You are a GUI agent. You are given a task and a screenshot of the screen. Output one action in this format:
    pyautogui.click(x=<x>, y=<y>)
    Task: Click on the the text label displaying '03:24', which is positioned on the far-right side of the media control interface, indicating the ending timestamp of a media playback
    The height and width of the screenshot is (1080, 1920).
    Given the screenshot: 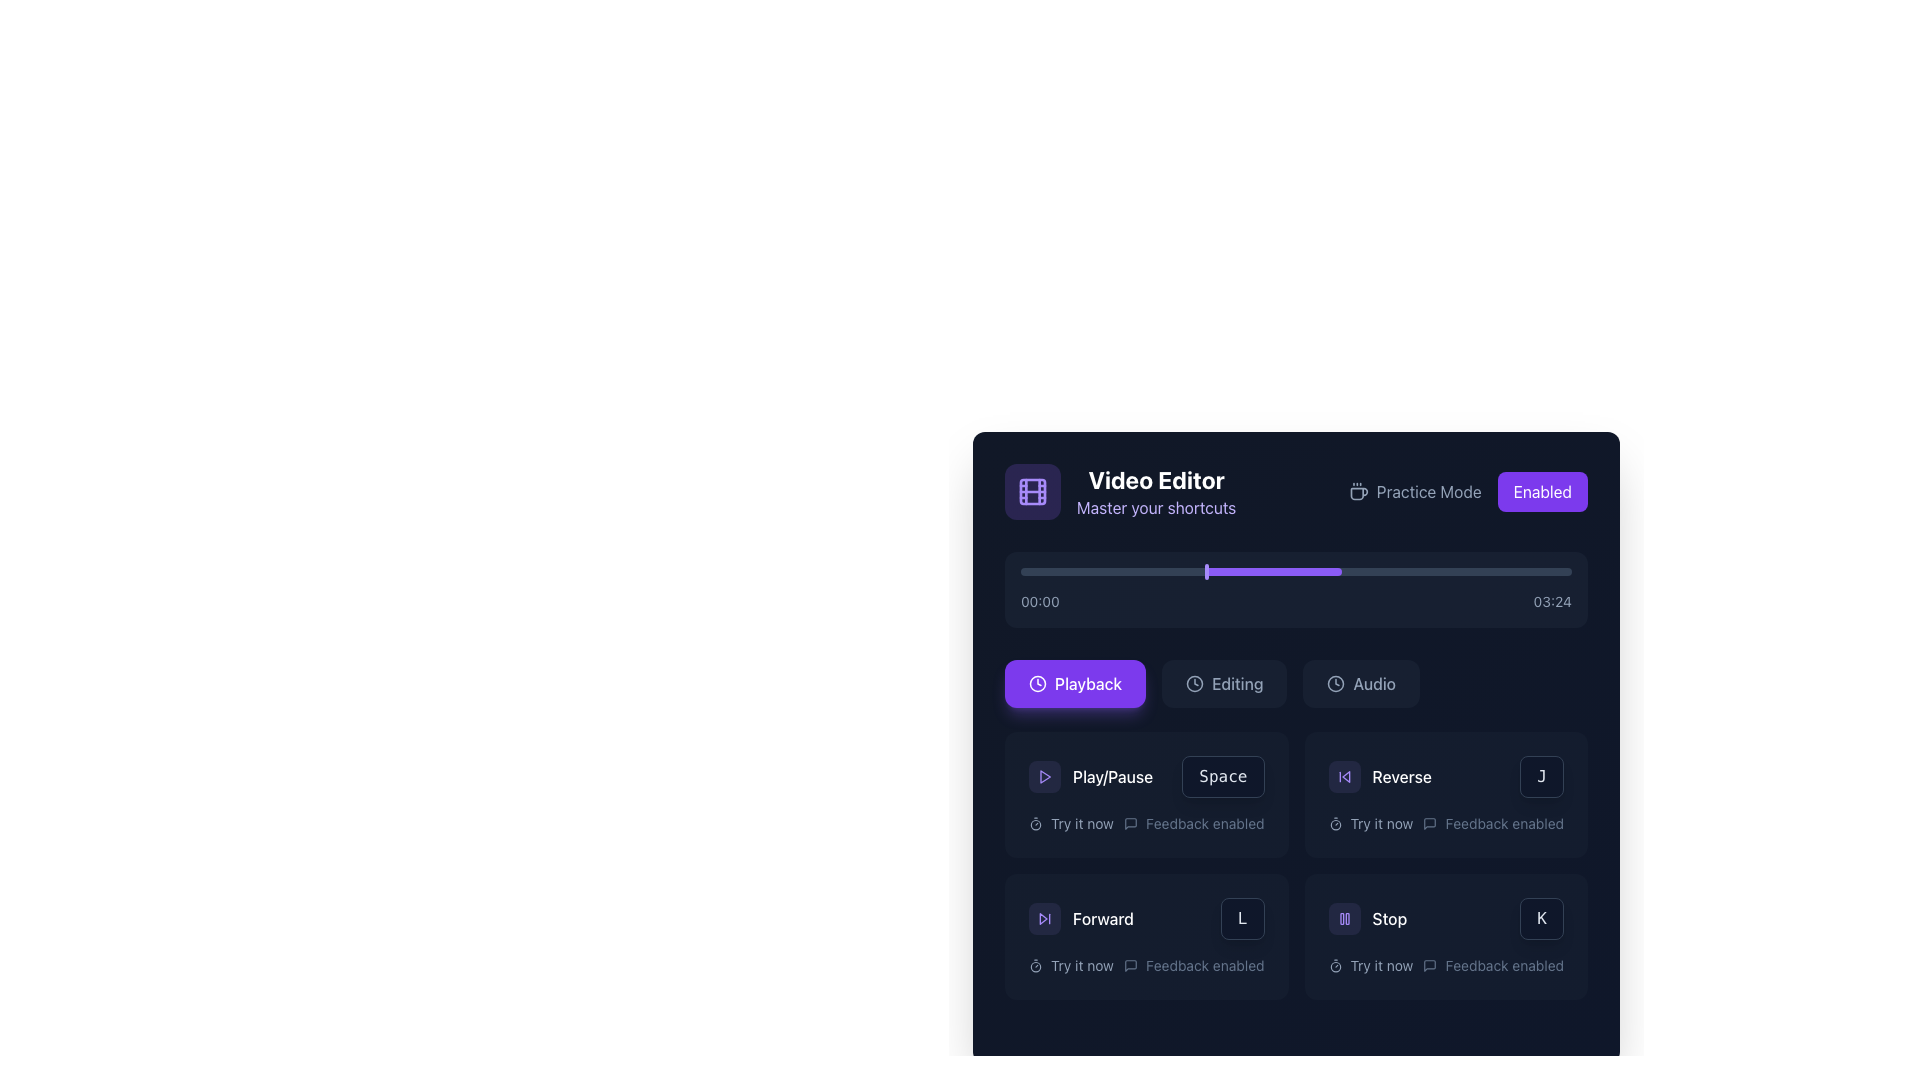 What is the action you would take?
    pyautogui.click(x=1551, y=600)
    